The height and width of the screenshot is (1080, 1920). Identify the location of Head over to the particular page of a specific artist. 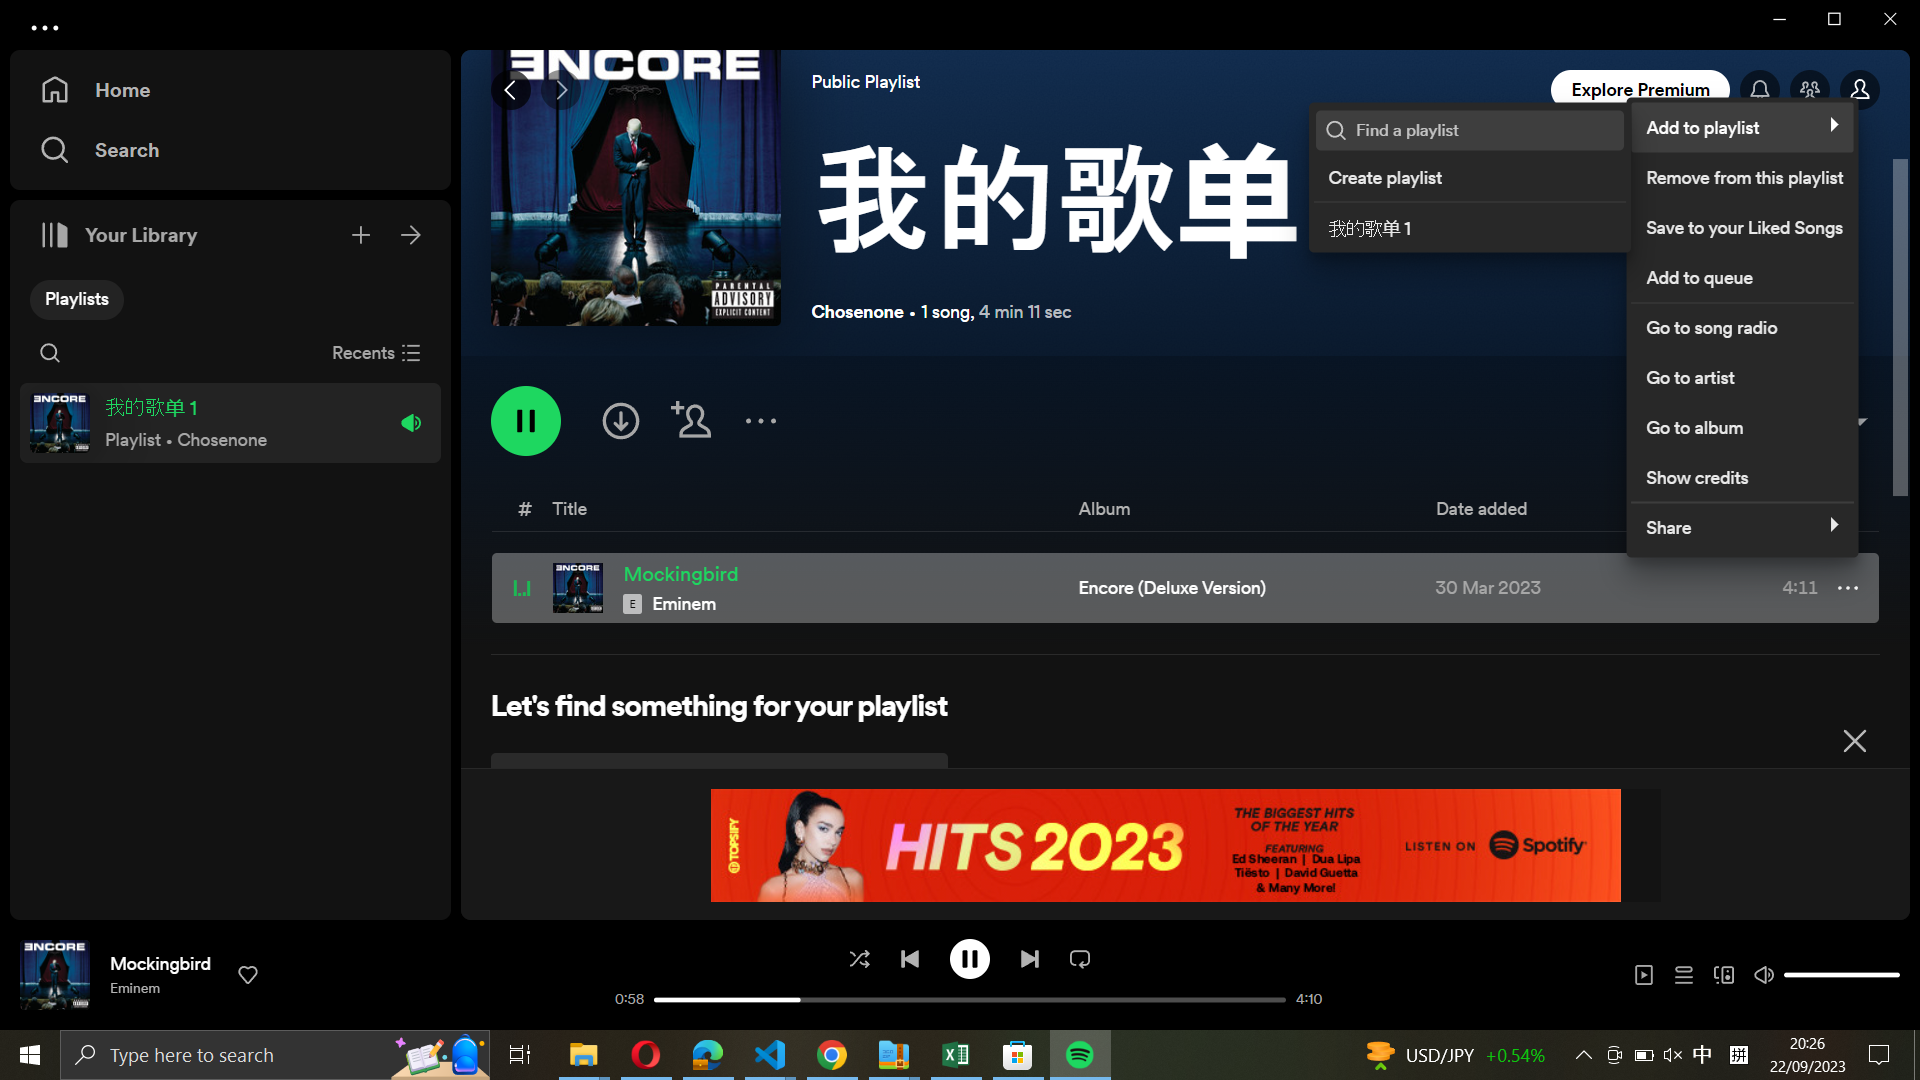
(1740, 374).